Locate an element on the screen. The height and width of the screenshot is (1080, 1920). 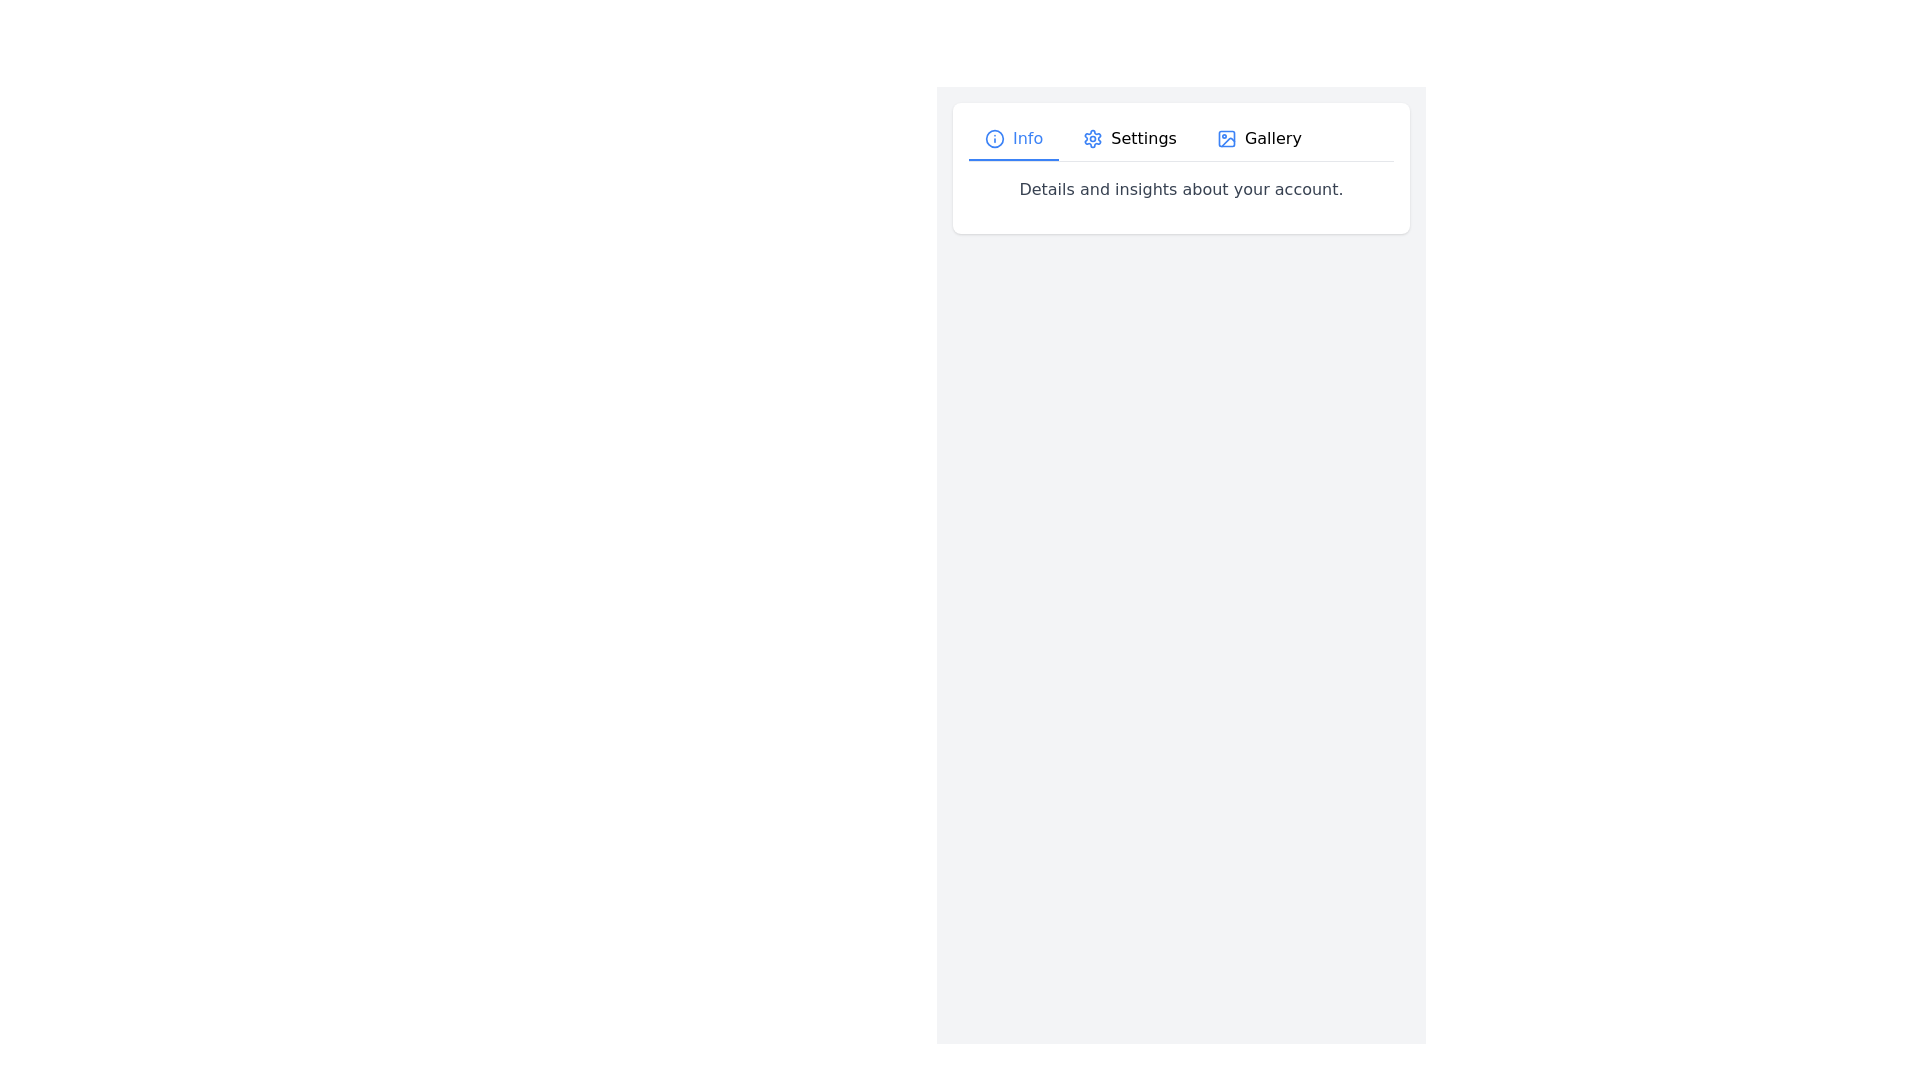
the outer circular part of the 'Information' icon located at the top-left corner of the content box is located at coordinates (994, 137).